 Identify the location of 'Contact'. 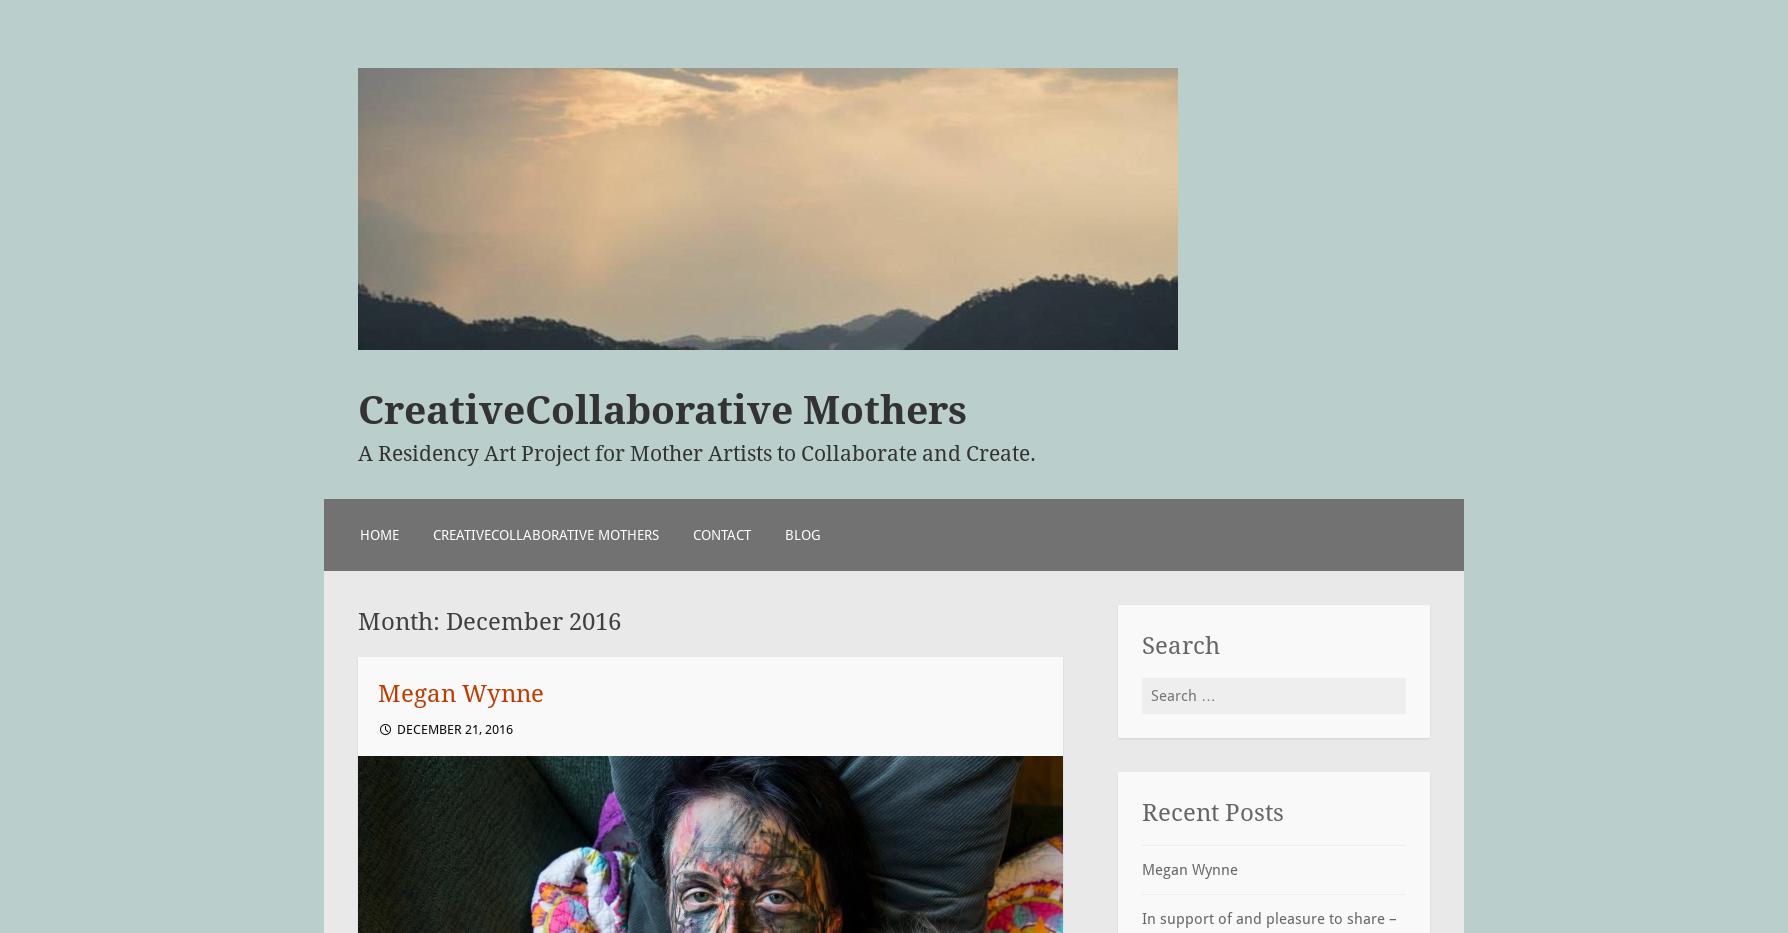
(692, 533).